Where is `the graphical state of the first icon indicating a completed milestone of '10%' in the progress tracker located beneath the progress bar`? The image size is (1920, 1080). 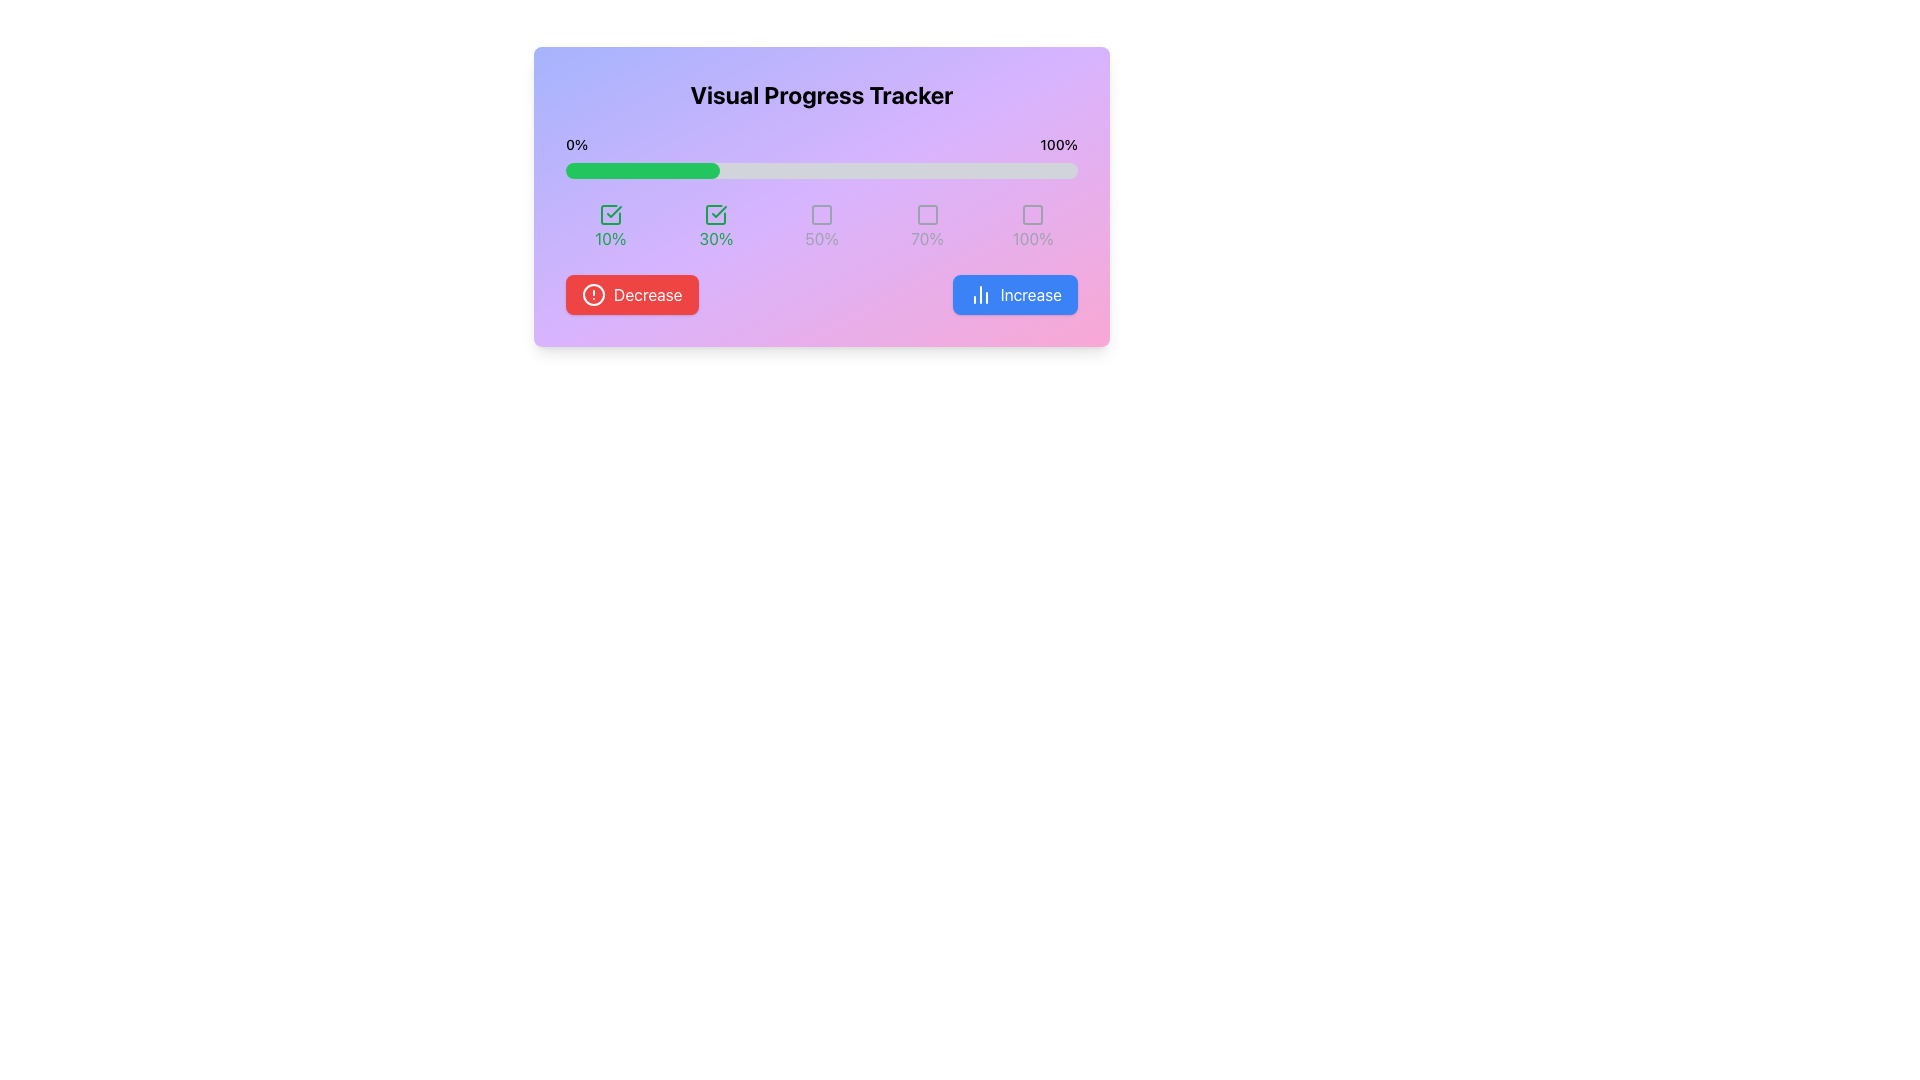
the graphical state of the first icon indicating a completed milestone of '10%' in the progress tracker located beneath the progress bar is located at coordinates (609, 215).